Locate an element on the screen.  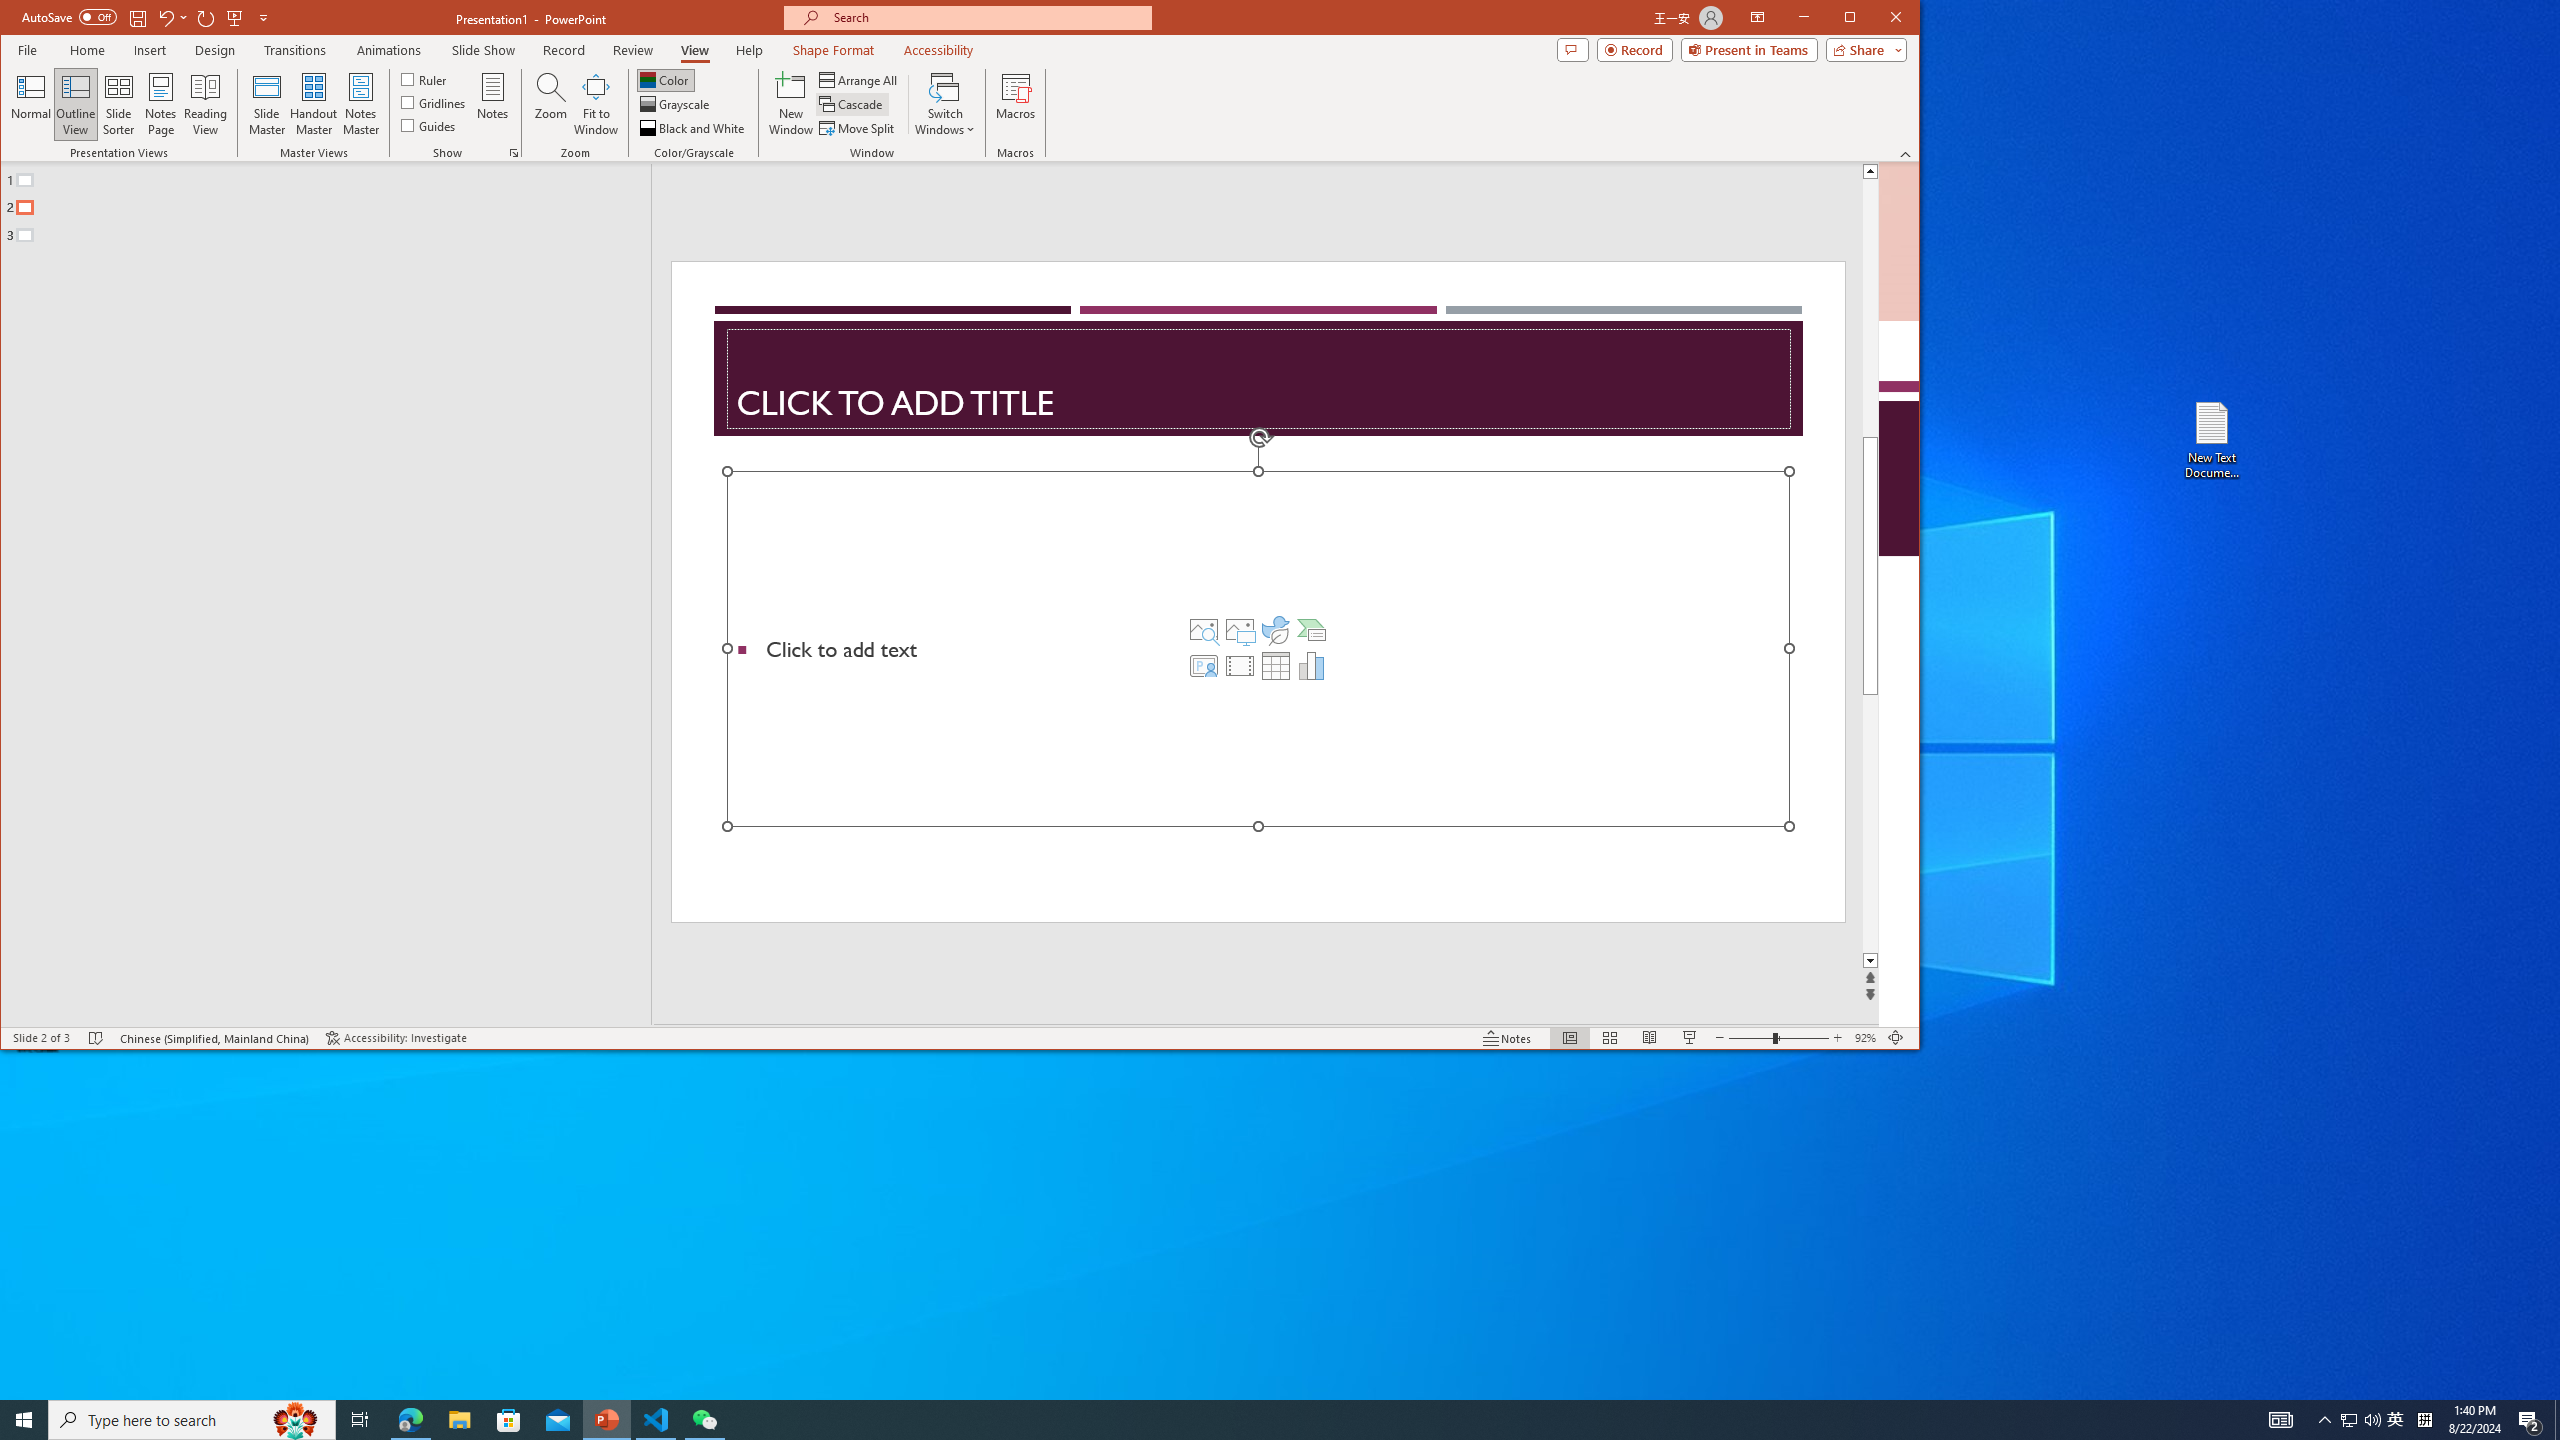
'WeChat - 1 running window' is located at coordinates (705, 1418).